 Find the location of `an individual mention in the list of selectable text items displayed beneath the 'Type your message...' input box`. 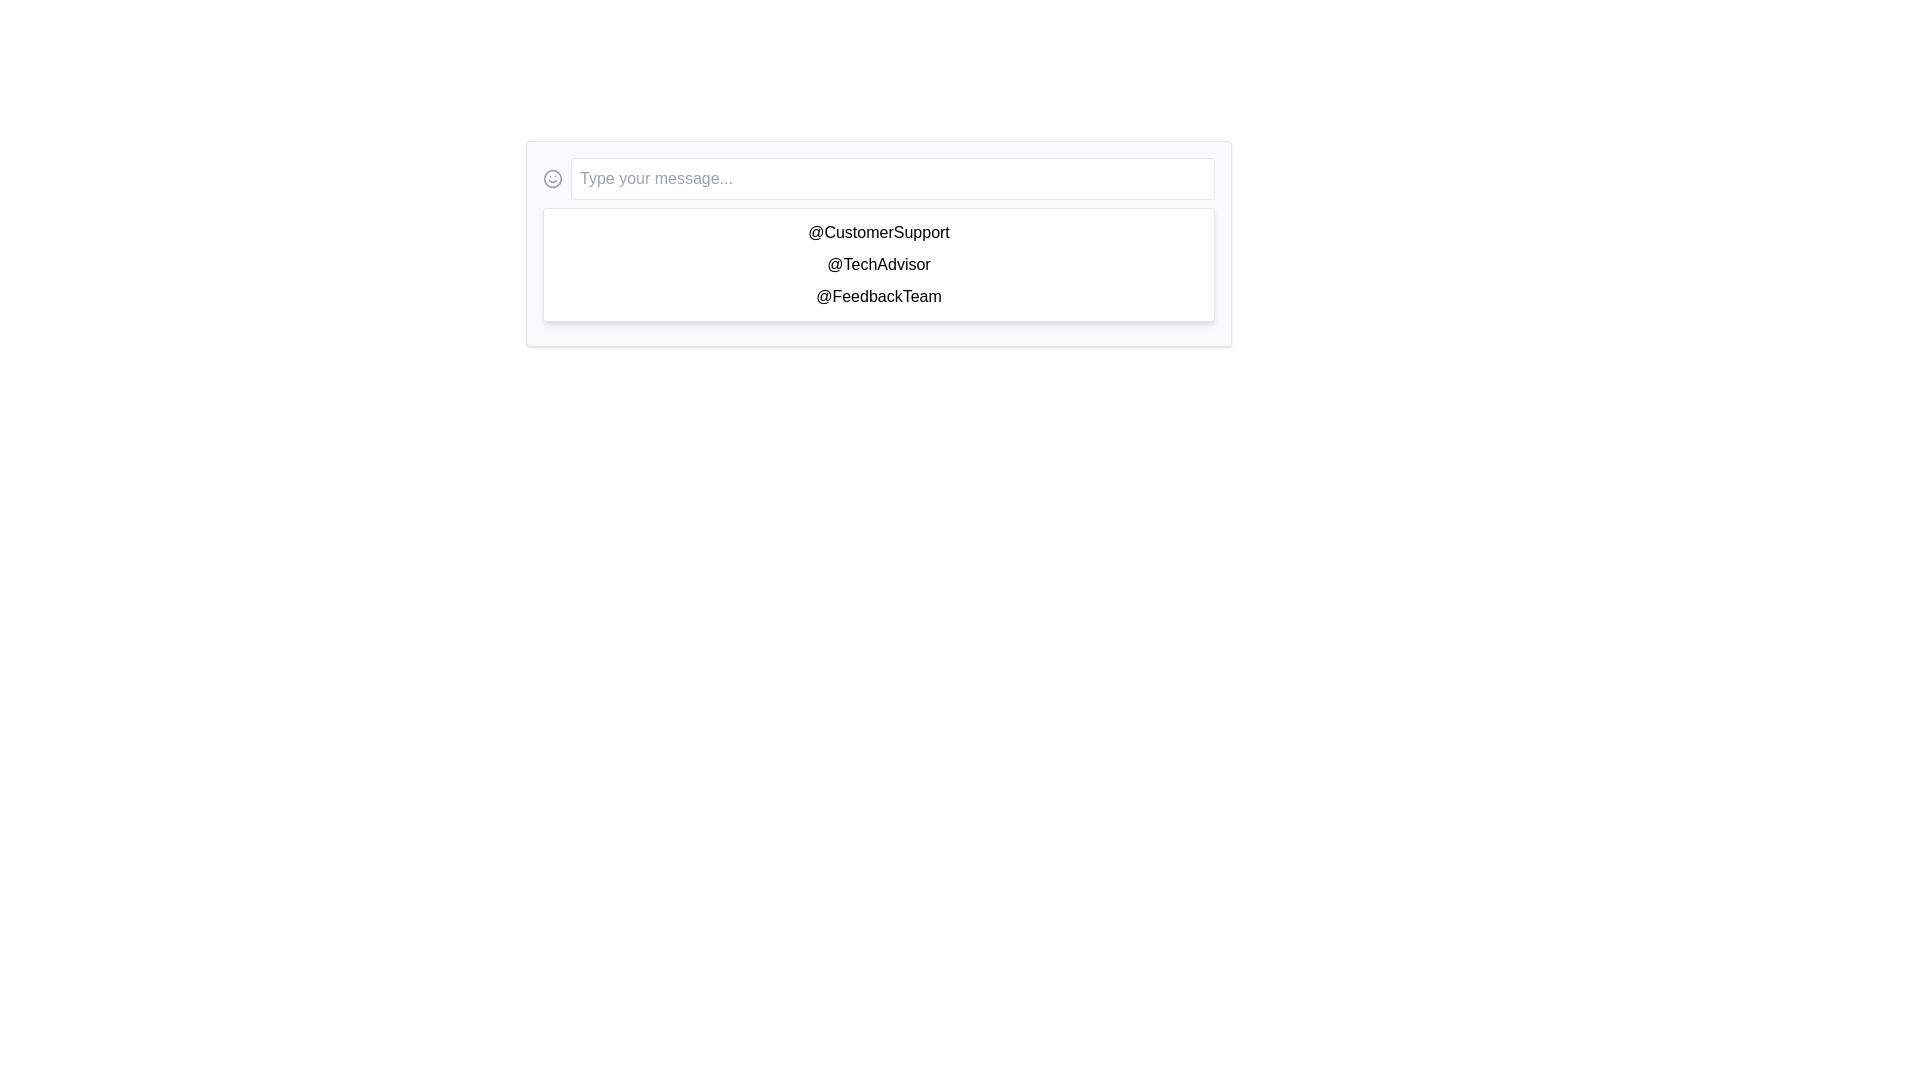

an individual mention in the list of selectable text items displayed beneath the 'Type your message...' input box is located at coordinates (878, 264).